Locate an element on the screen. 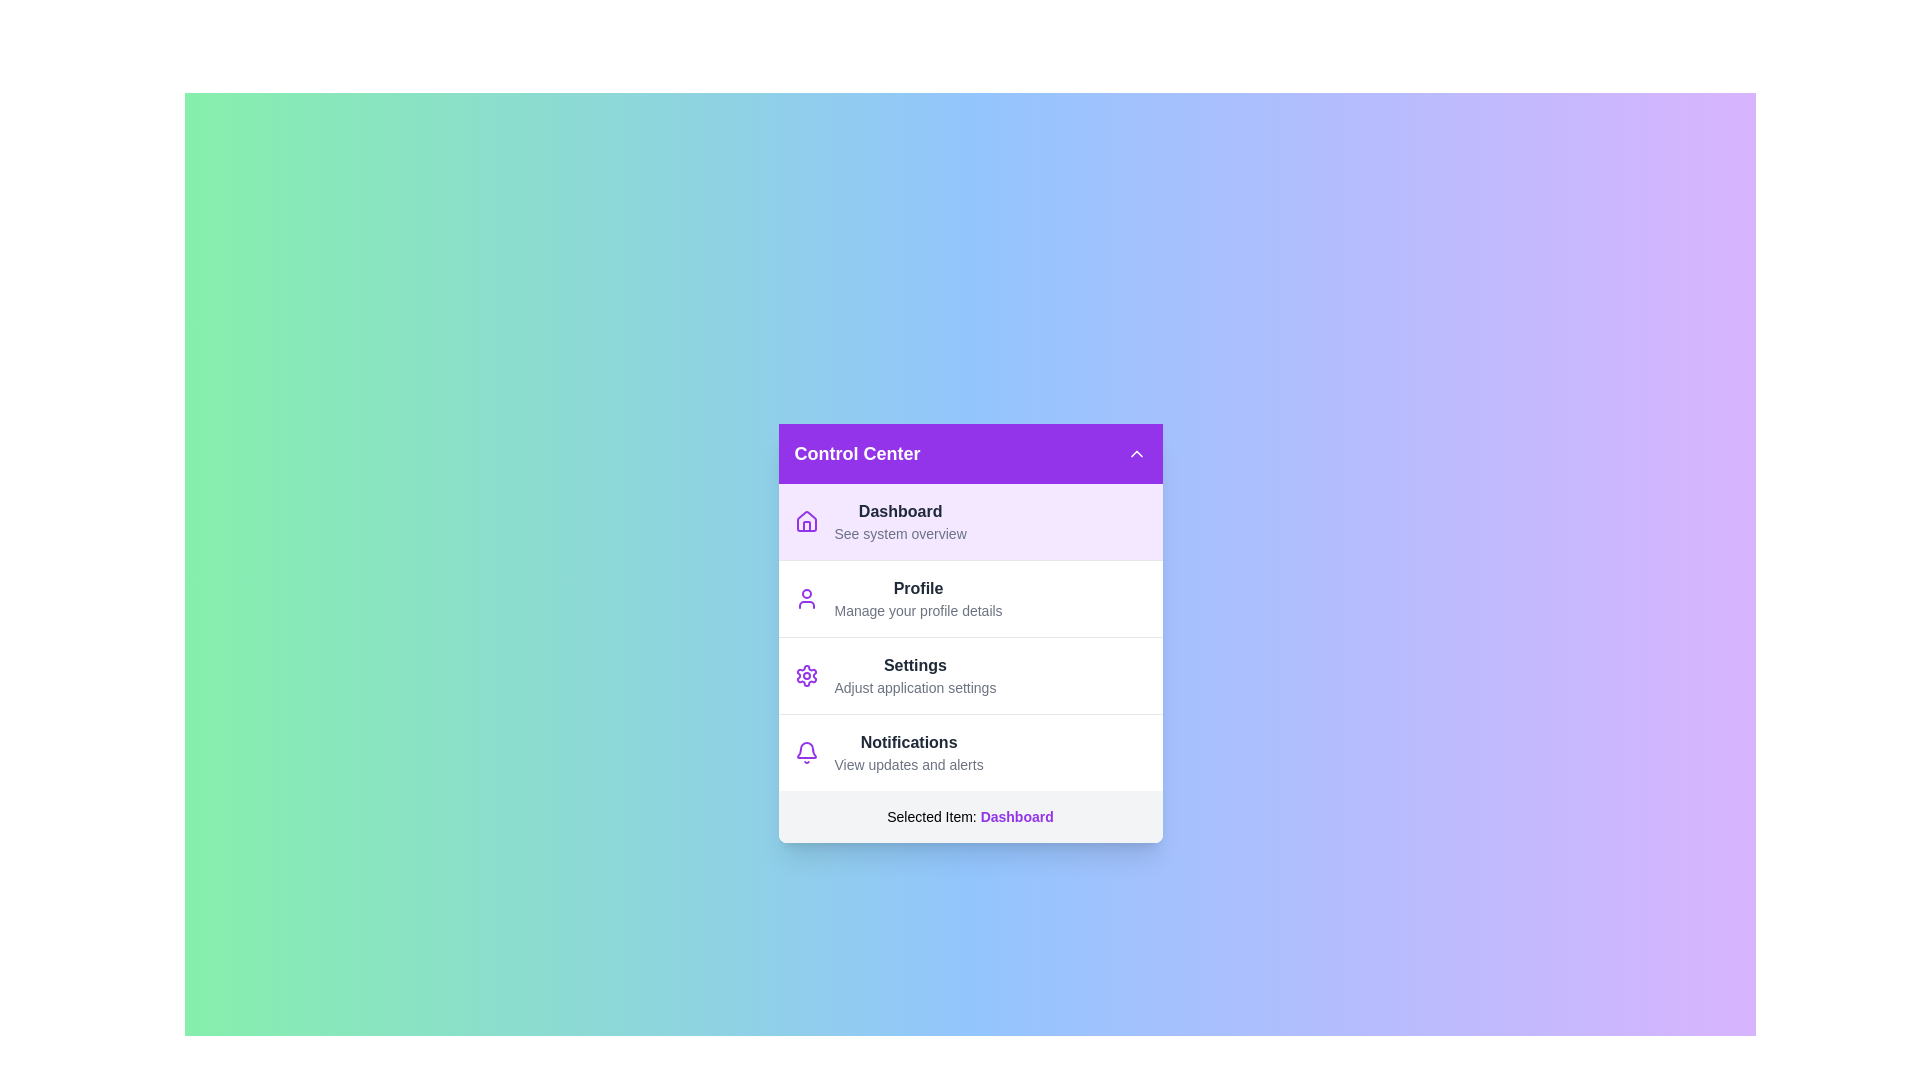 This screenshot has width=1920, height=1080. the menu item Settings from the list is located at coordinates (970, 675).